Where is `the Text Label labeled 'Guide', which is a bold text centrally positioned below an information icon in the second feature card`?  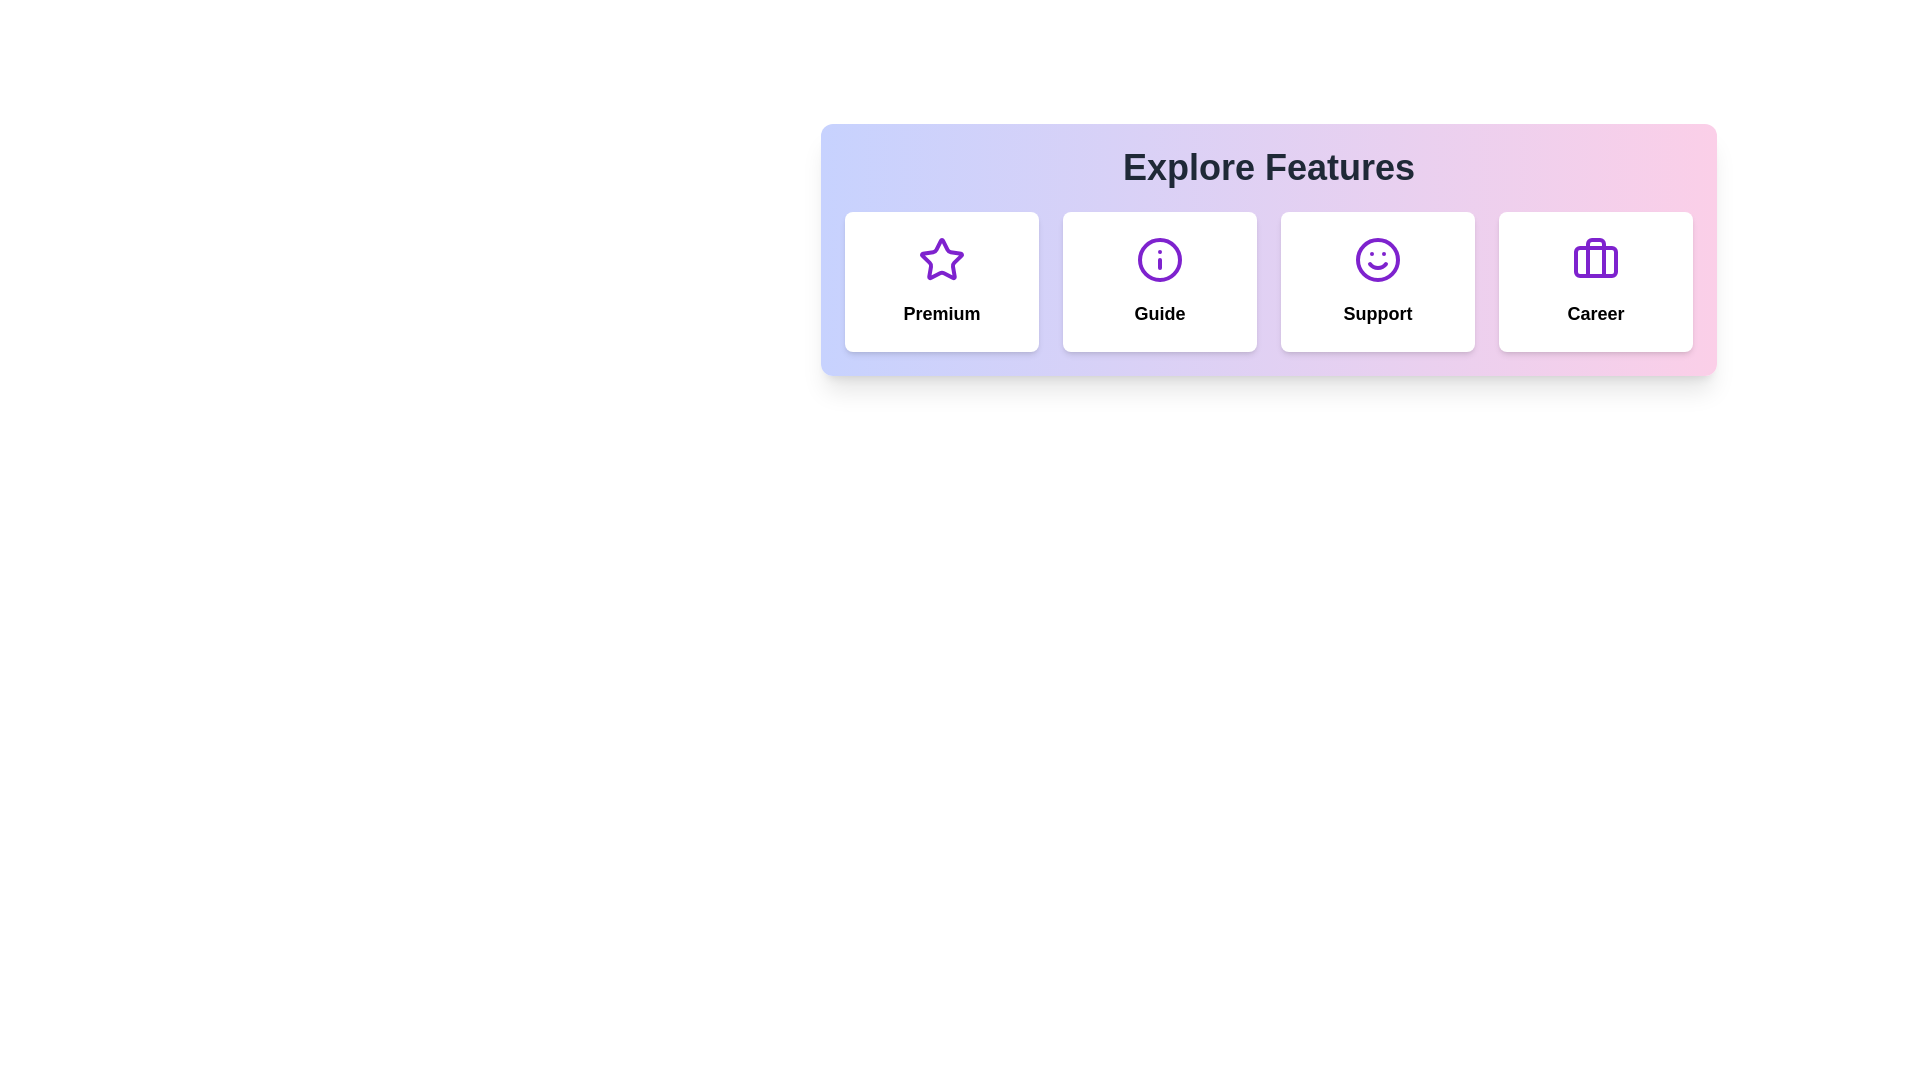
the Text Label labeled 'Guide', which is a bold text centrally positioned below an information icon in the second feature card is located at coordinates (1160, 313).